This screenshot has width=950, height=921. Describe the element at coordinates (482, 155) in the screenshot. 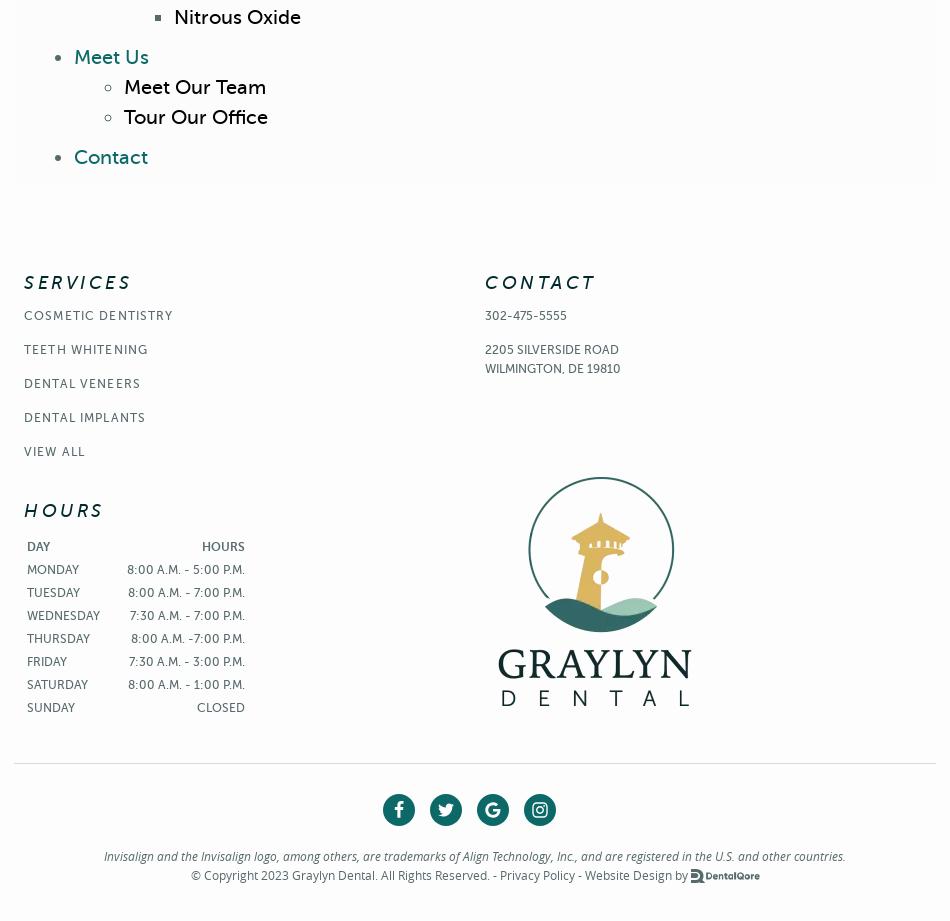

I see `'Request Appointment'` at that location.